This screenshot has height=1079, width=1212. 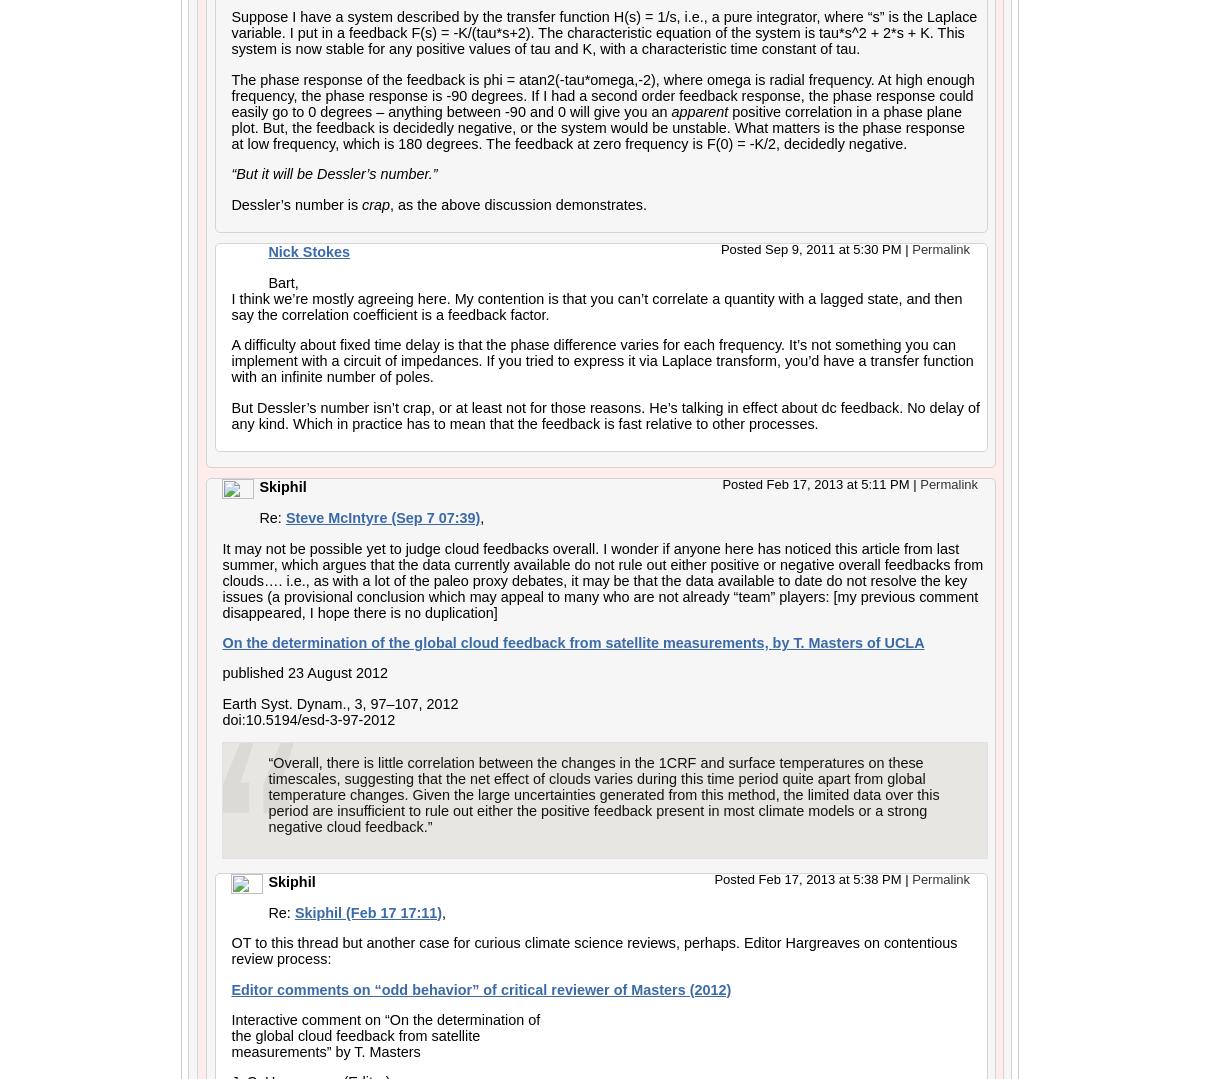 I want to click on 'the global cloud feedback from satellite', so click(x=354, y=1035).